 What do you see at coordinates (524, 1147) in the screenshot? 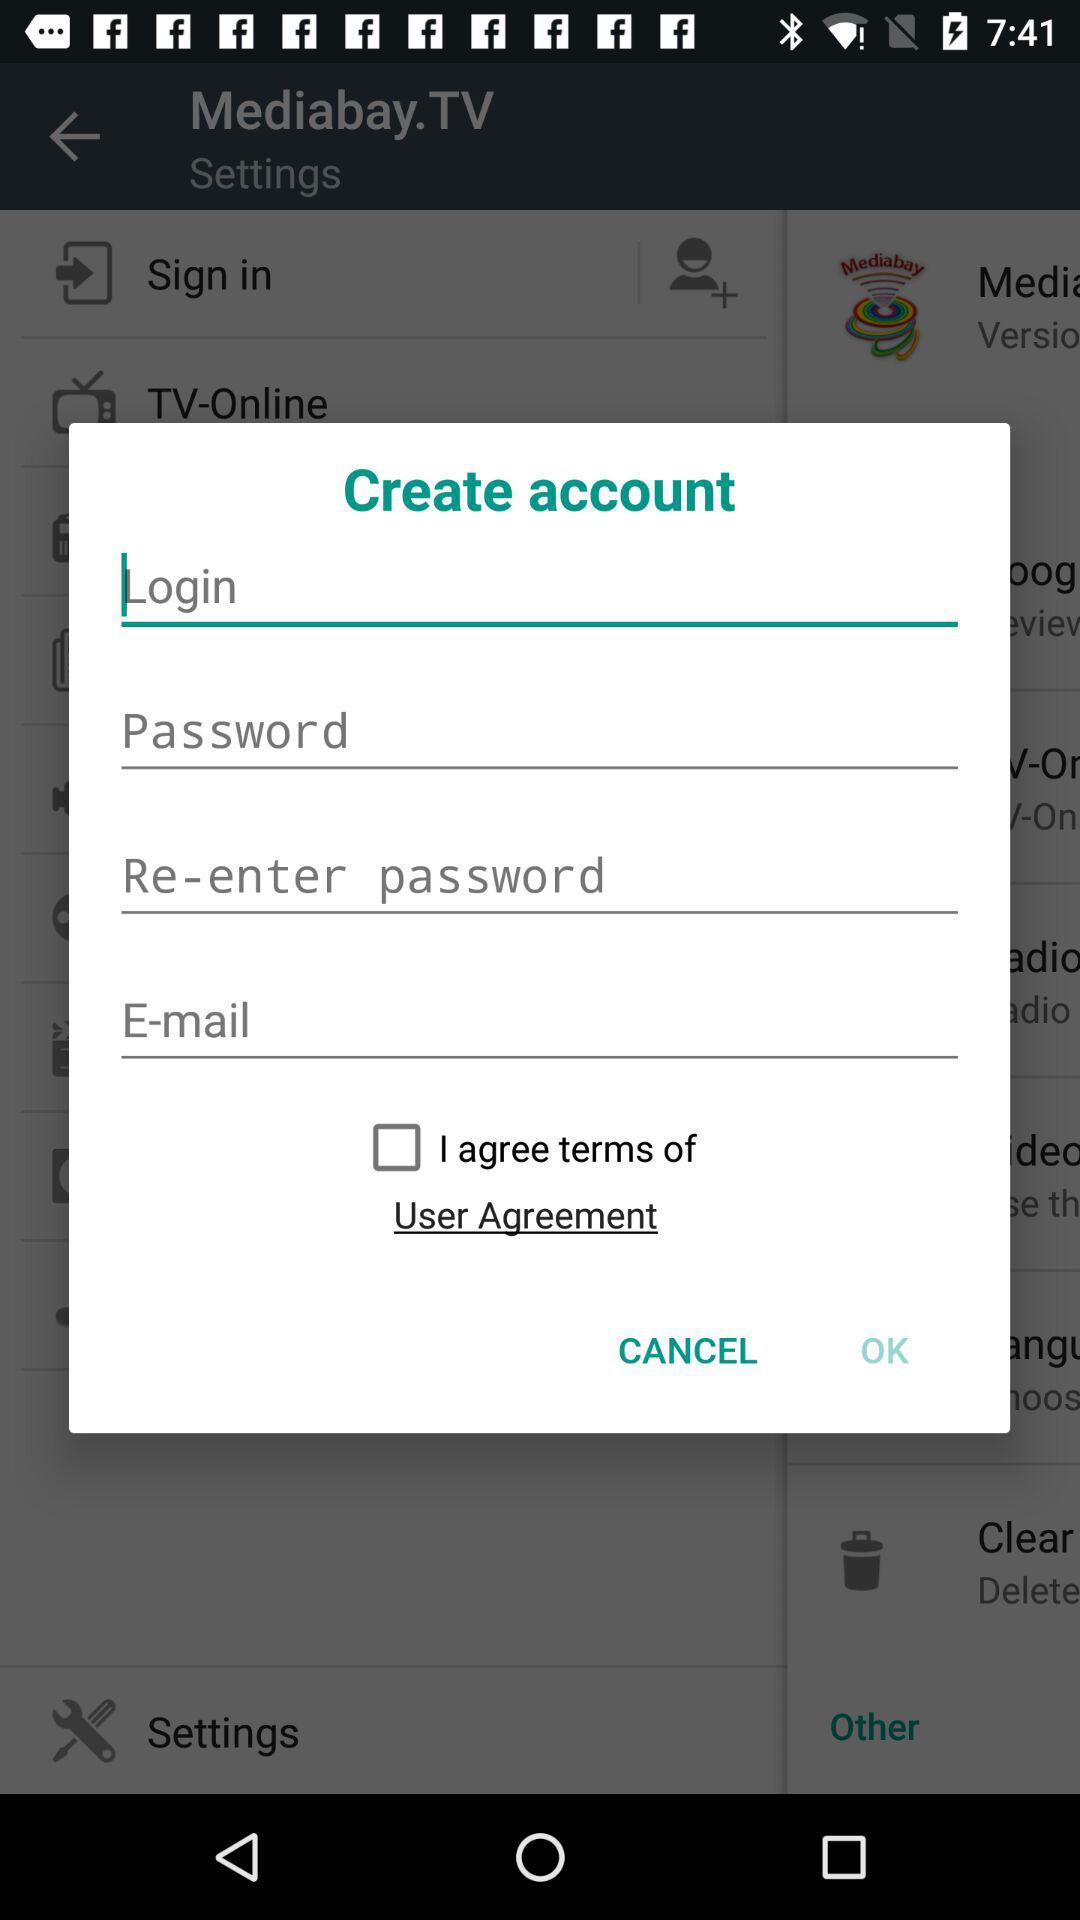
I see `the i agree terms item` at bounding box center [524, 1147].